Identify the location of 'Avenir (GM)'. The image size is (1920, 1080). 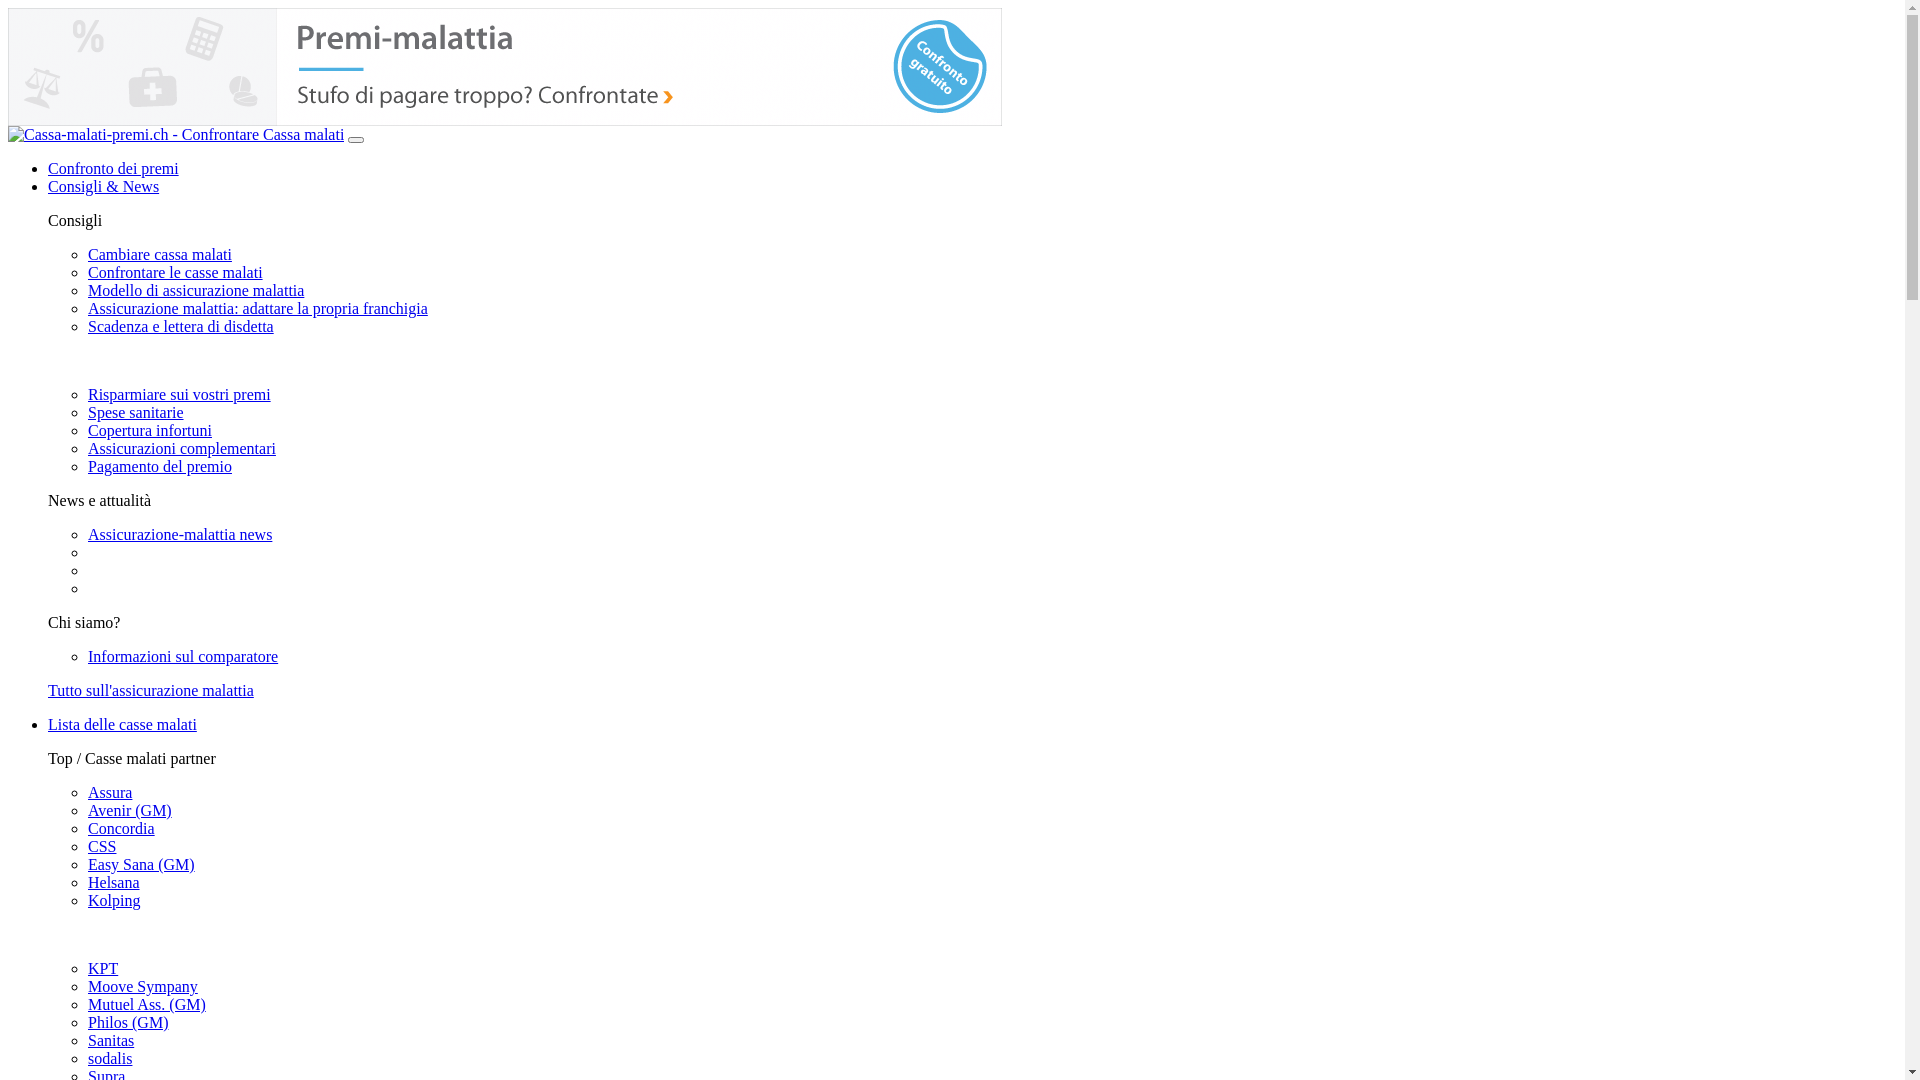
(128, 810).